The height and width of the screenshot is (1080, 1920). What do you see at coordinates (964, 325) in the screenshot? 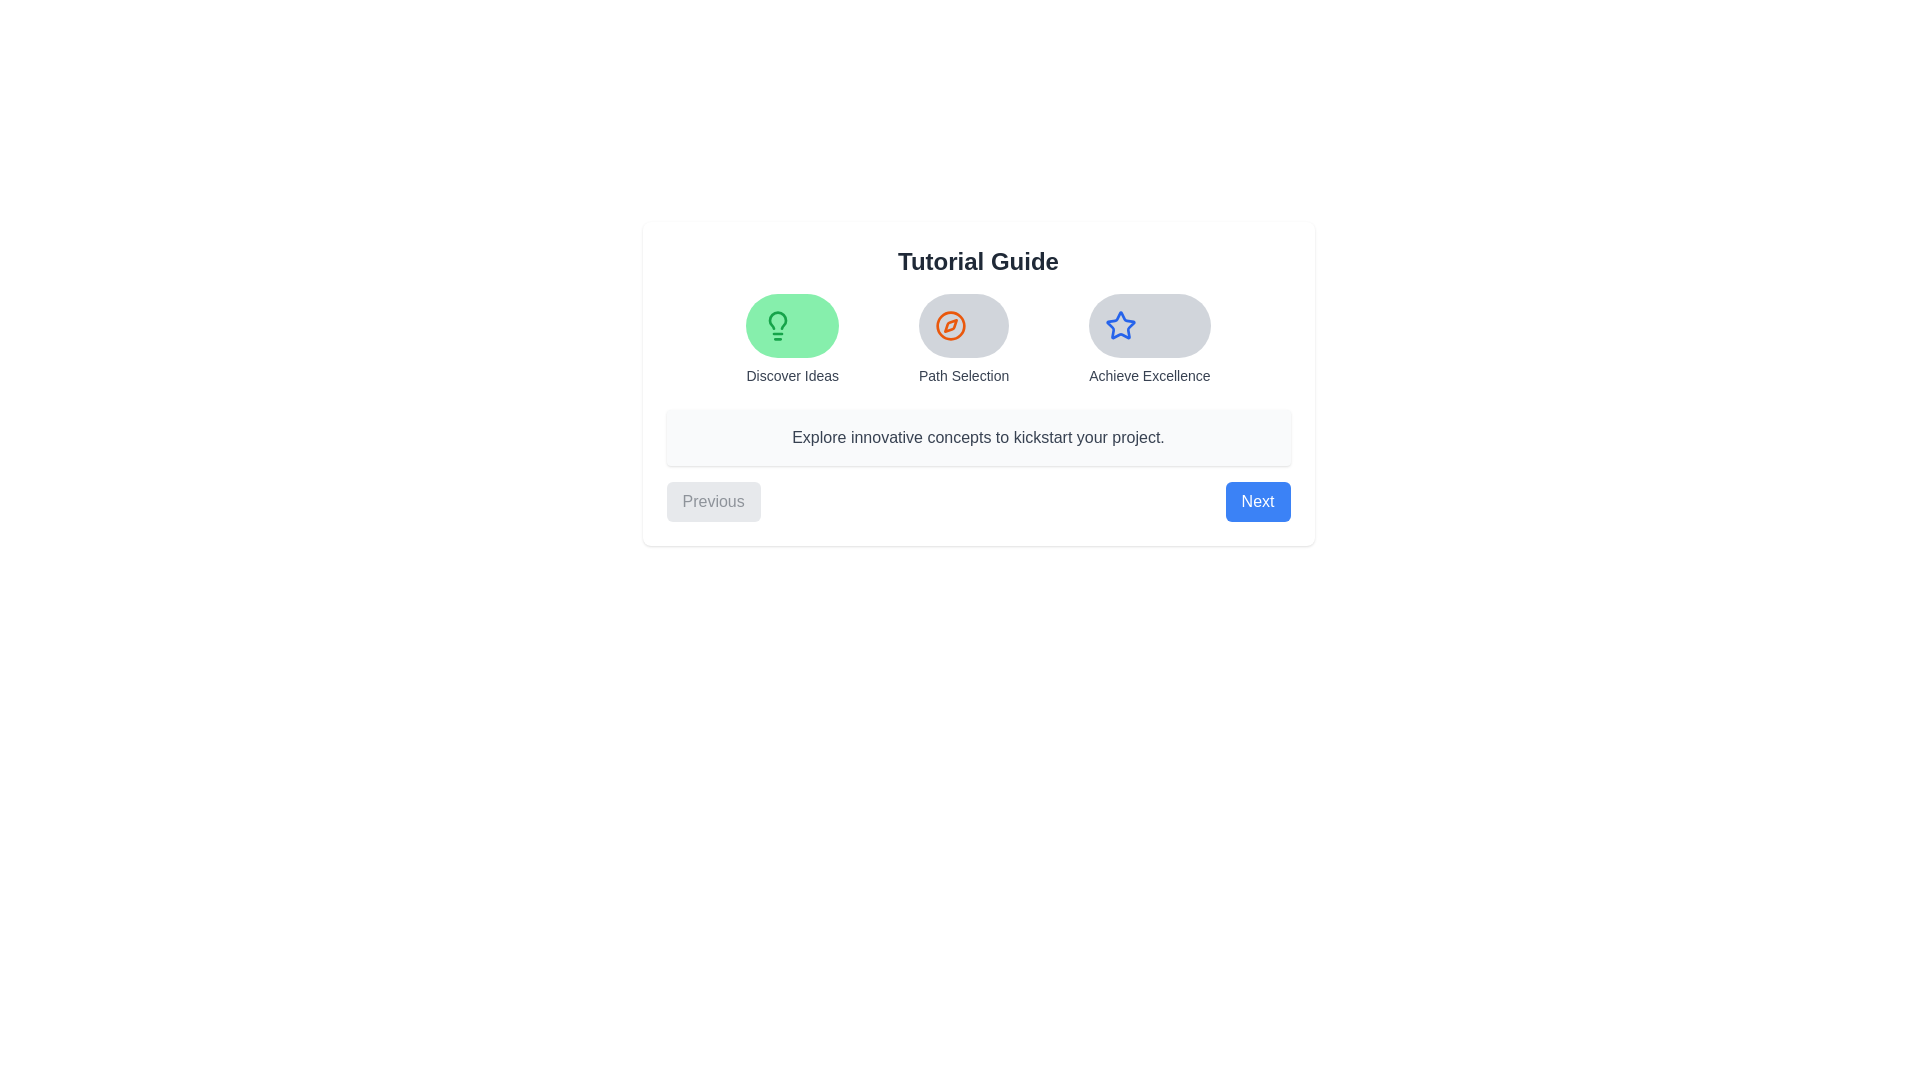
I see `the icon representing the tutorial step Path Selection` at bounding box center [964, 325].